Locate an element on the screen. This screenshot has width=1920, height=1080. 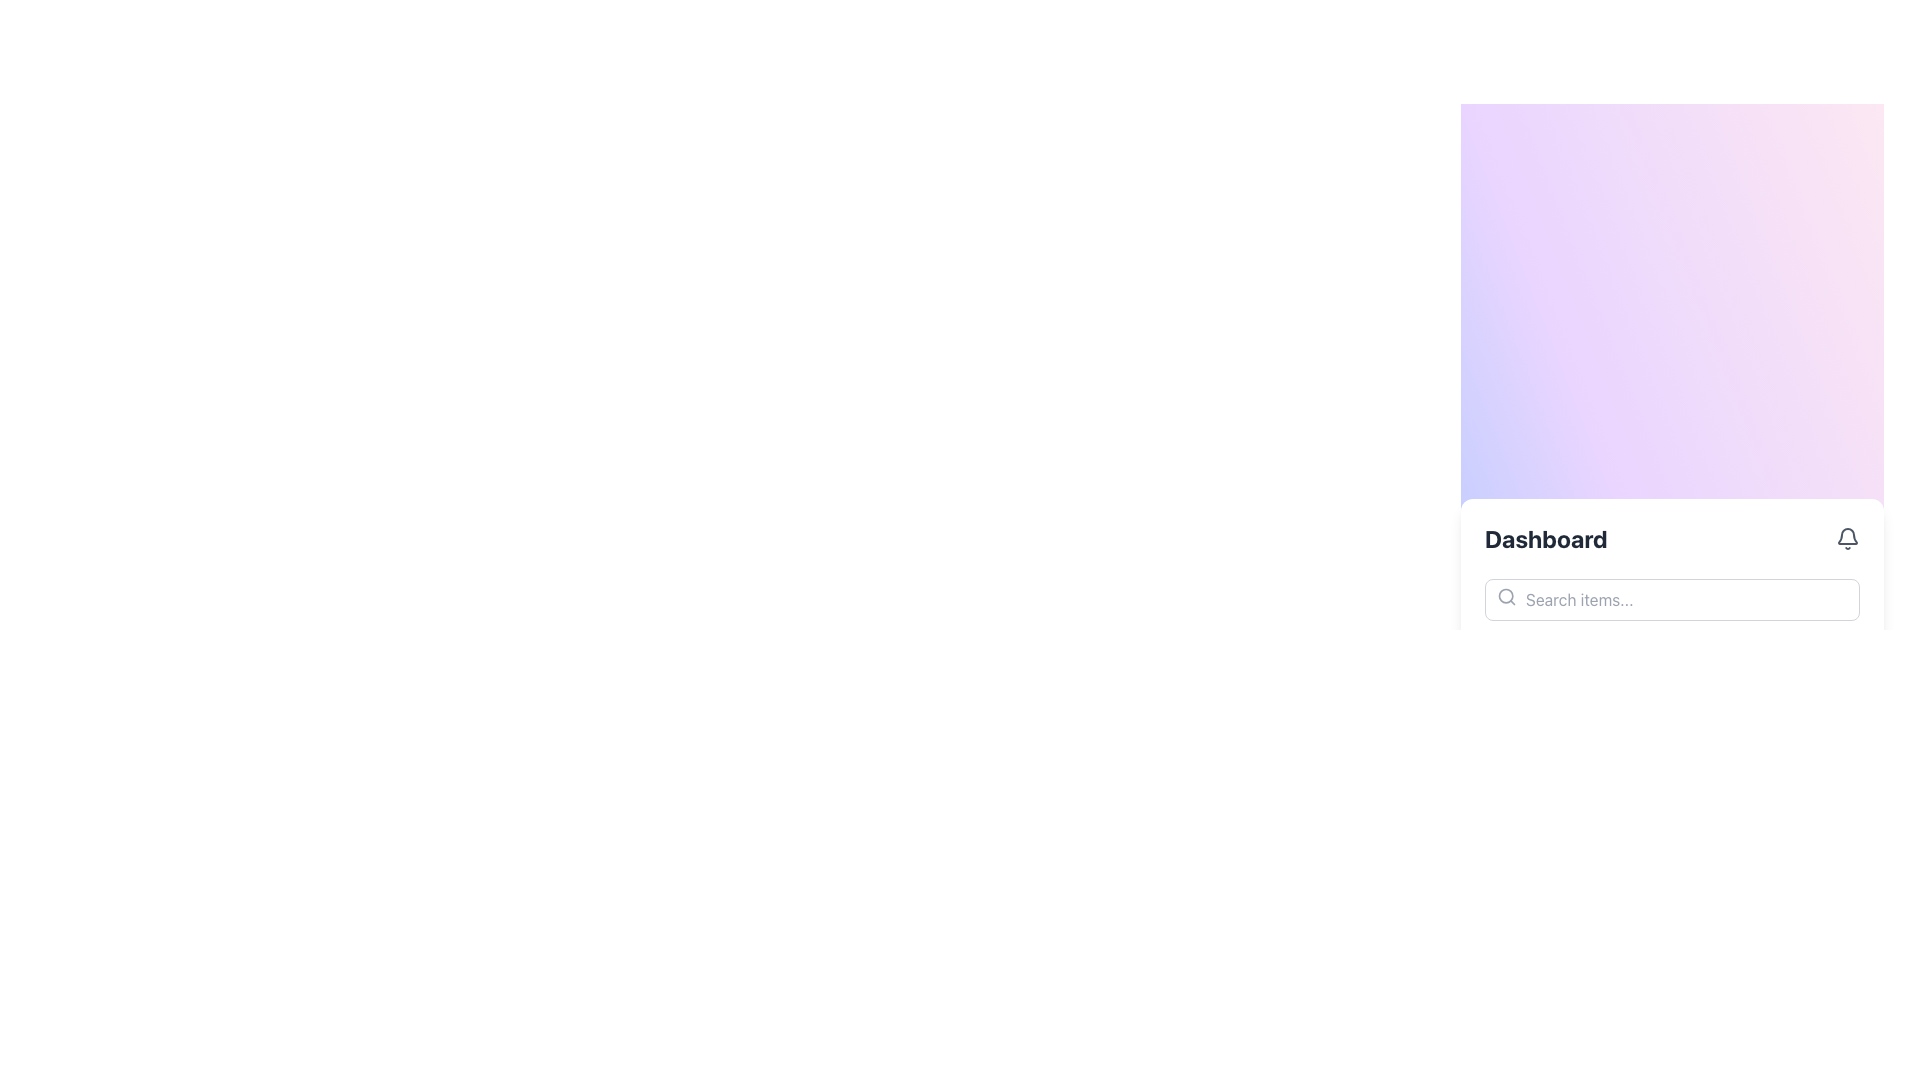
the role of the circular lens component of the search icon, which is located near the center of the magnifying glass icon is located at coordinates (1506, 594).